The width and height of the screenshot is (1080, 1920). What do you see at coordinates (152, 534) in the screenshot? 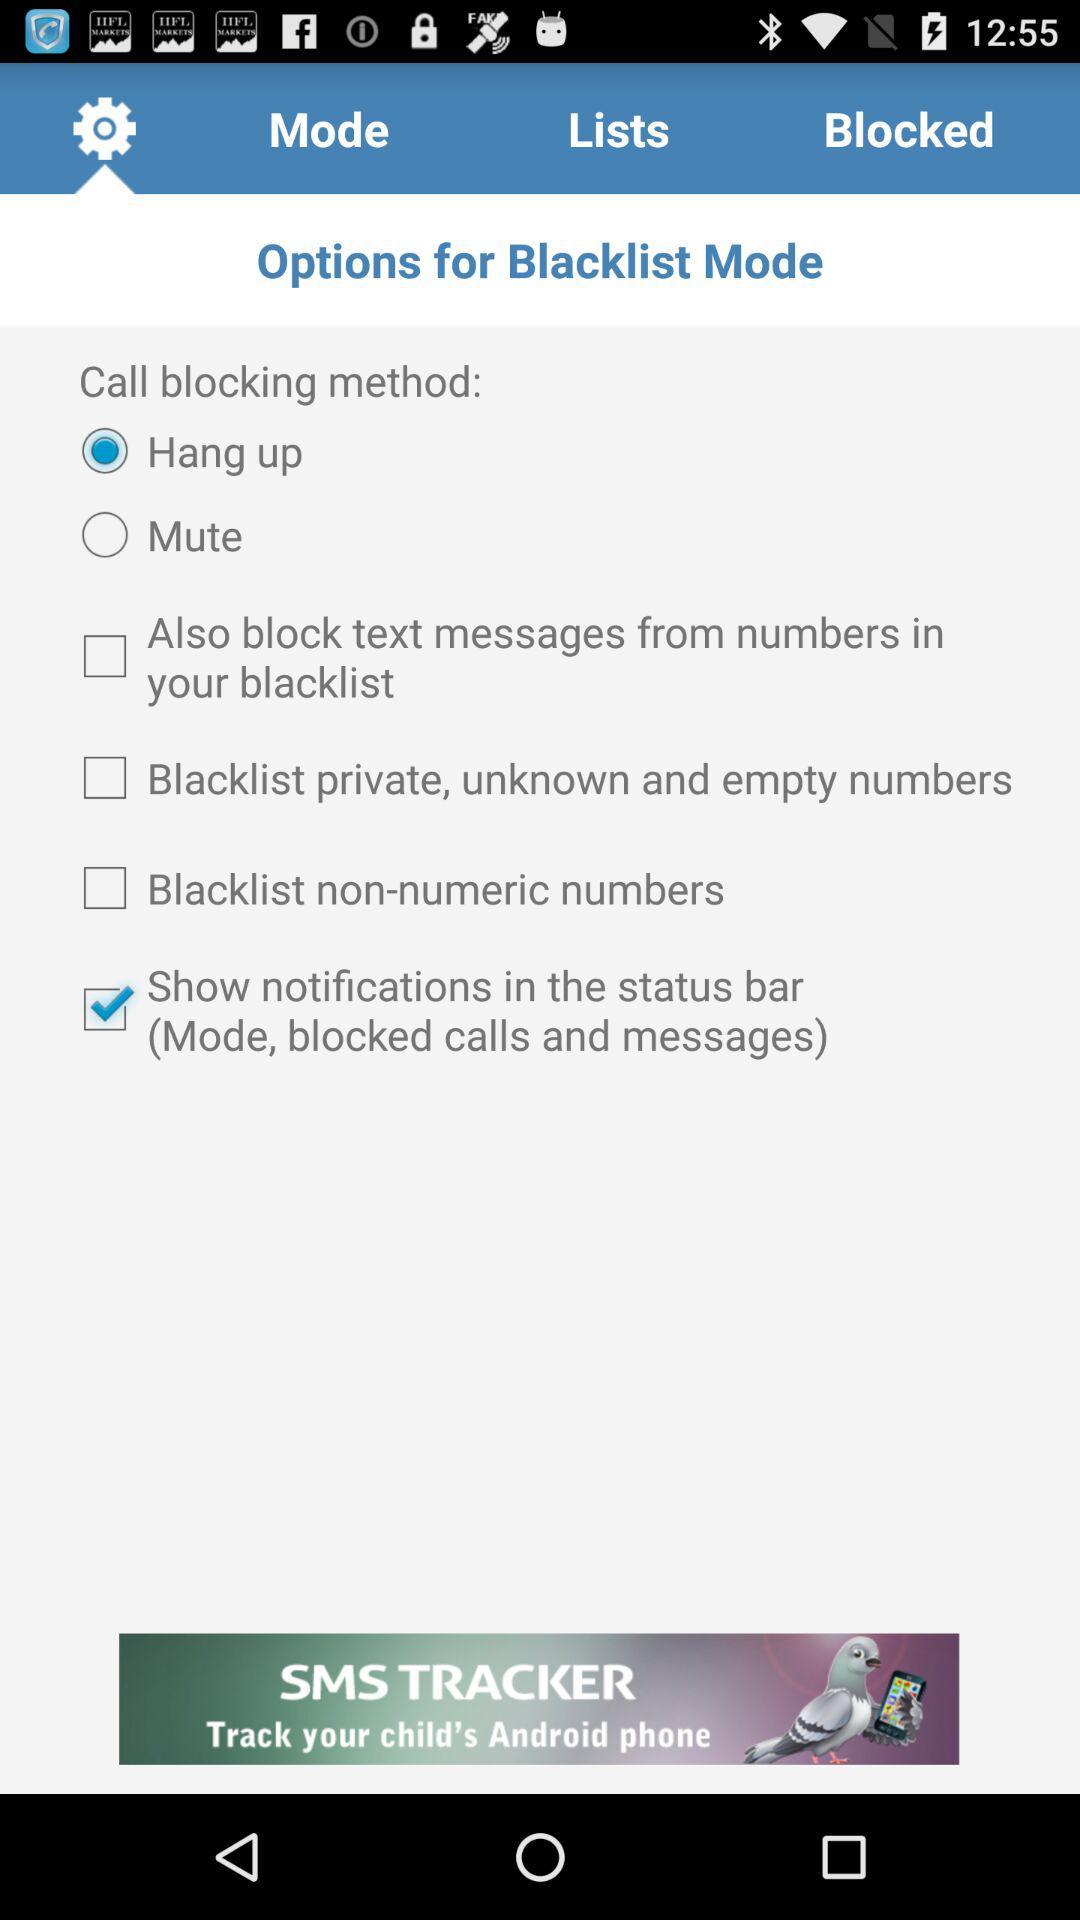
I see `checkbox above also block text icon` at bounding box center [152, 534].